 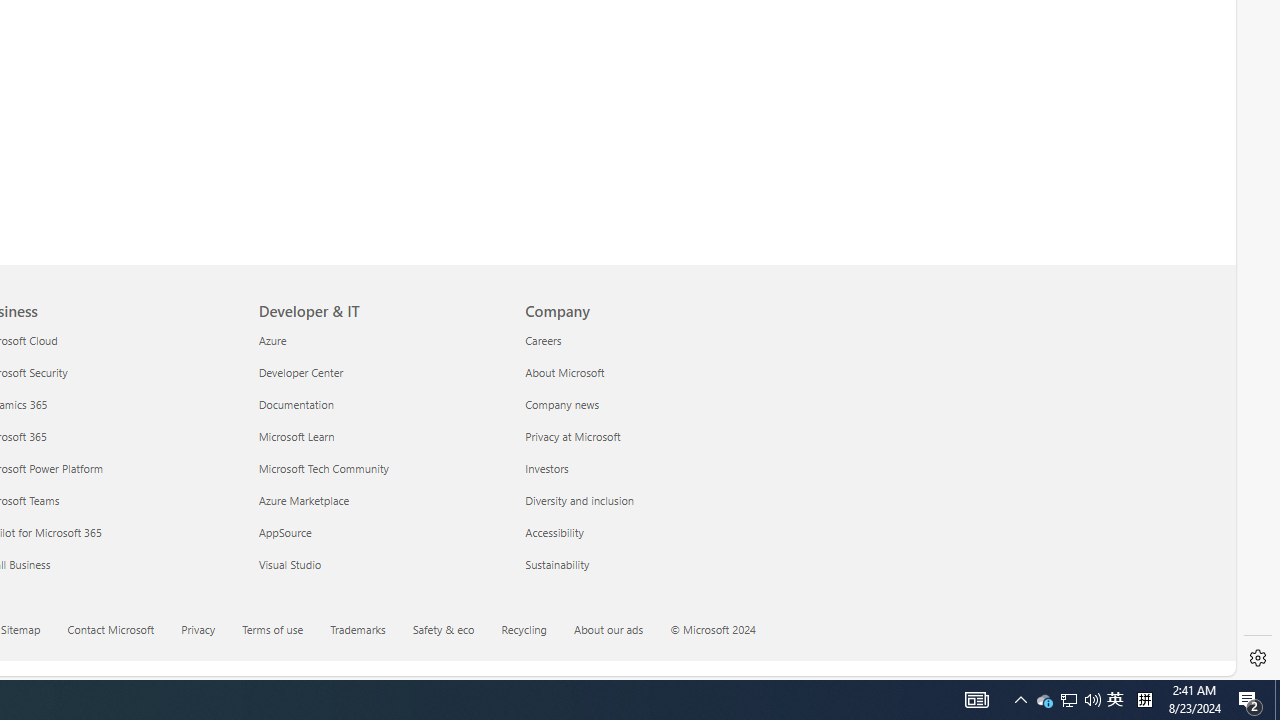 What do you see at coordinates (619, 631) in the screenshot?
I see `'About our ads'` at bounding box center [619, 631].